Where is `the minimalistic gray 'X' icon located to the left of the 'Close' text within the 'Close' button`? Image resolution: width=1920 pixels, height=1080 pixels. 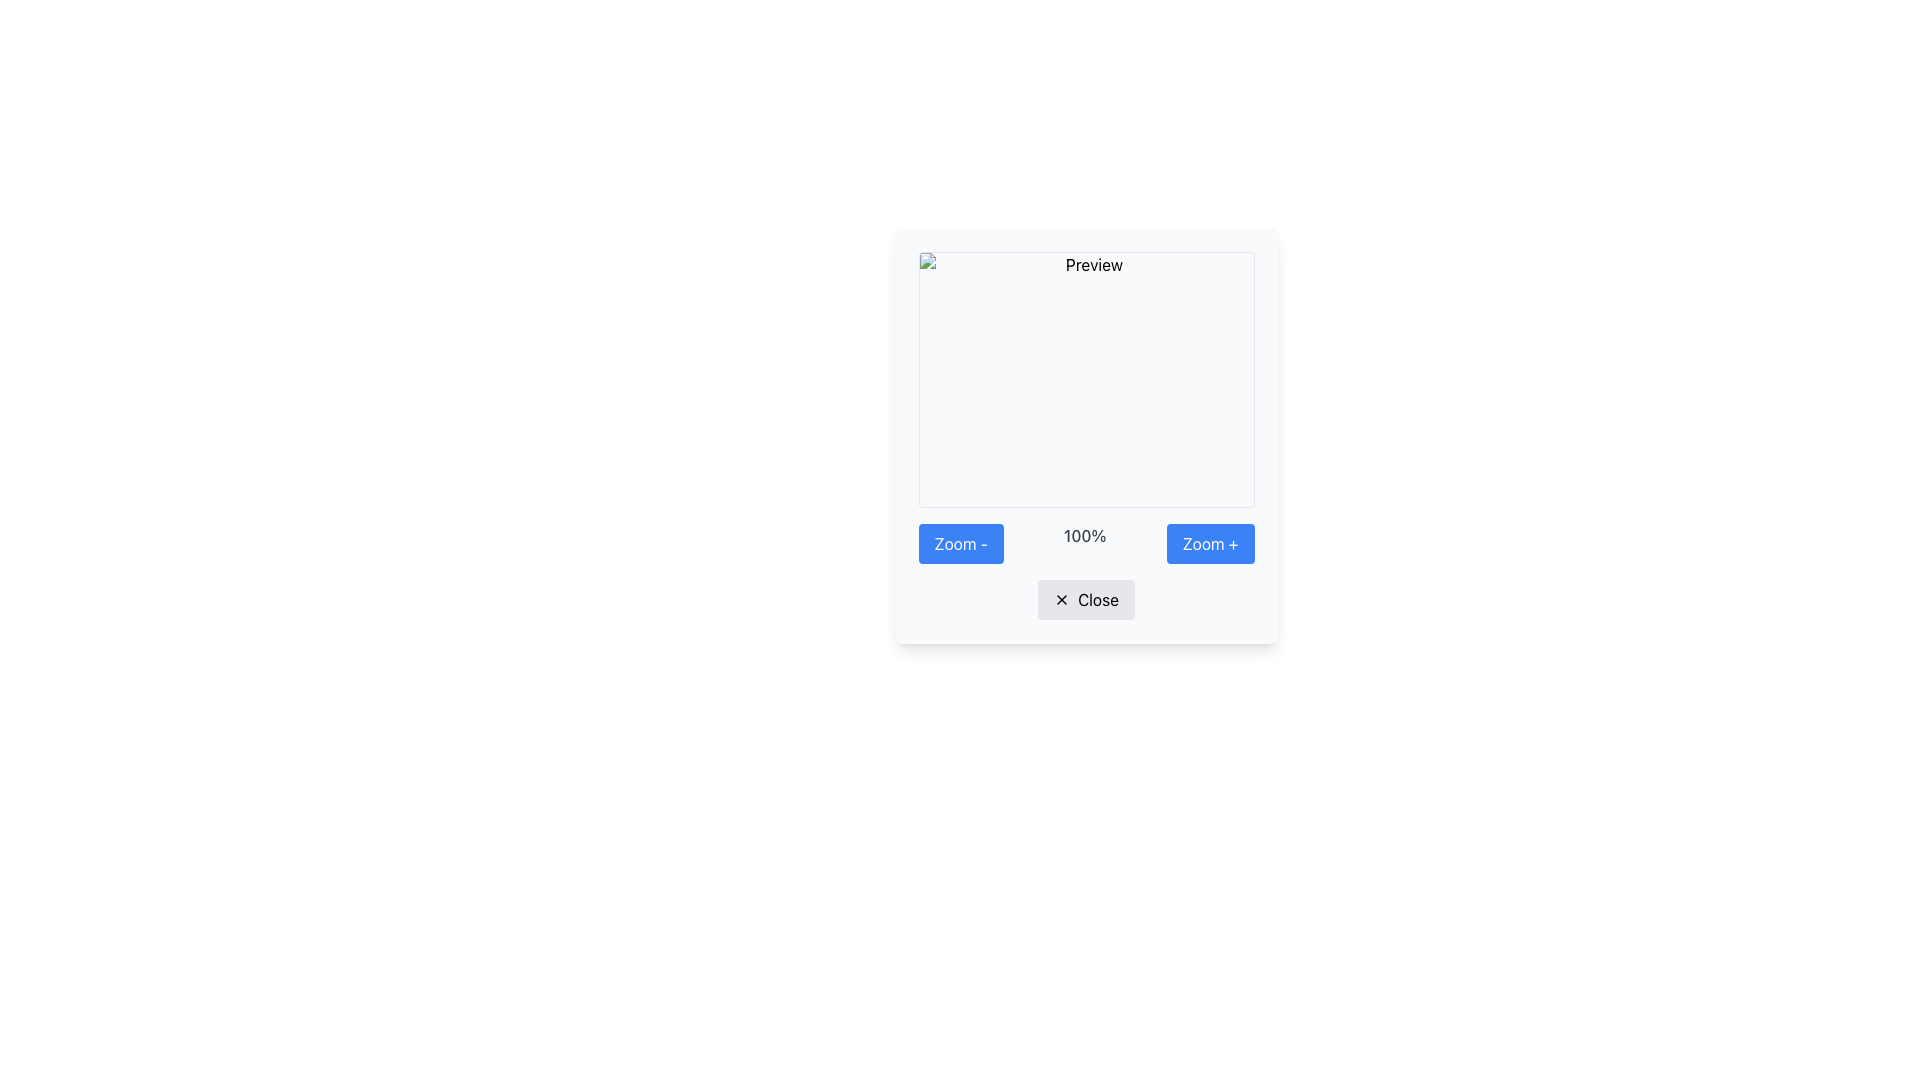
the minimalistic gray 'X' icon located to the left of the 'Close' text within the 'Close' button is located at coordinates (1061, 599).